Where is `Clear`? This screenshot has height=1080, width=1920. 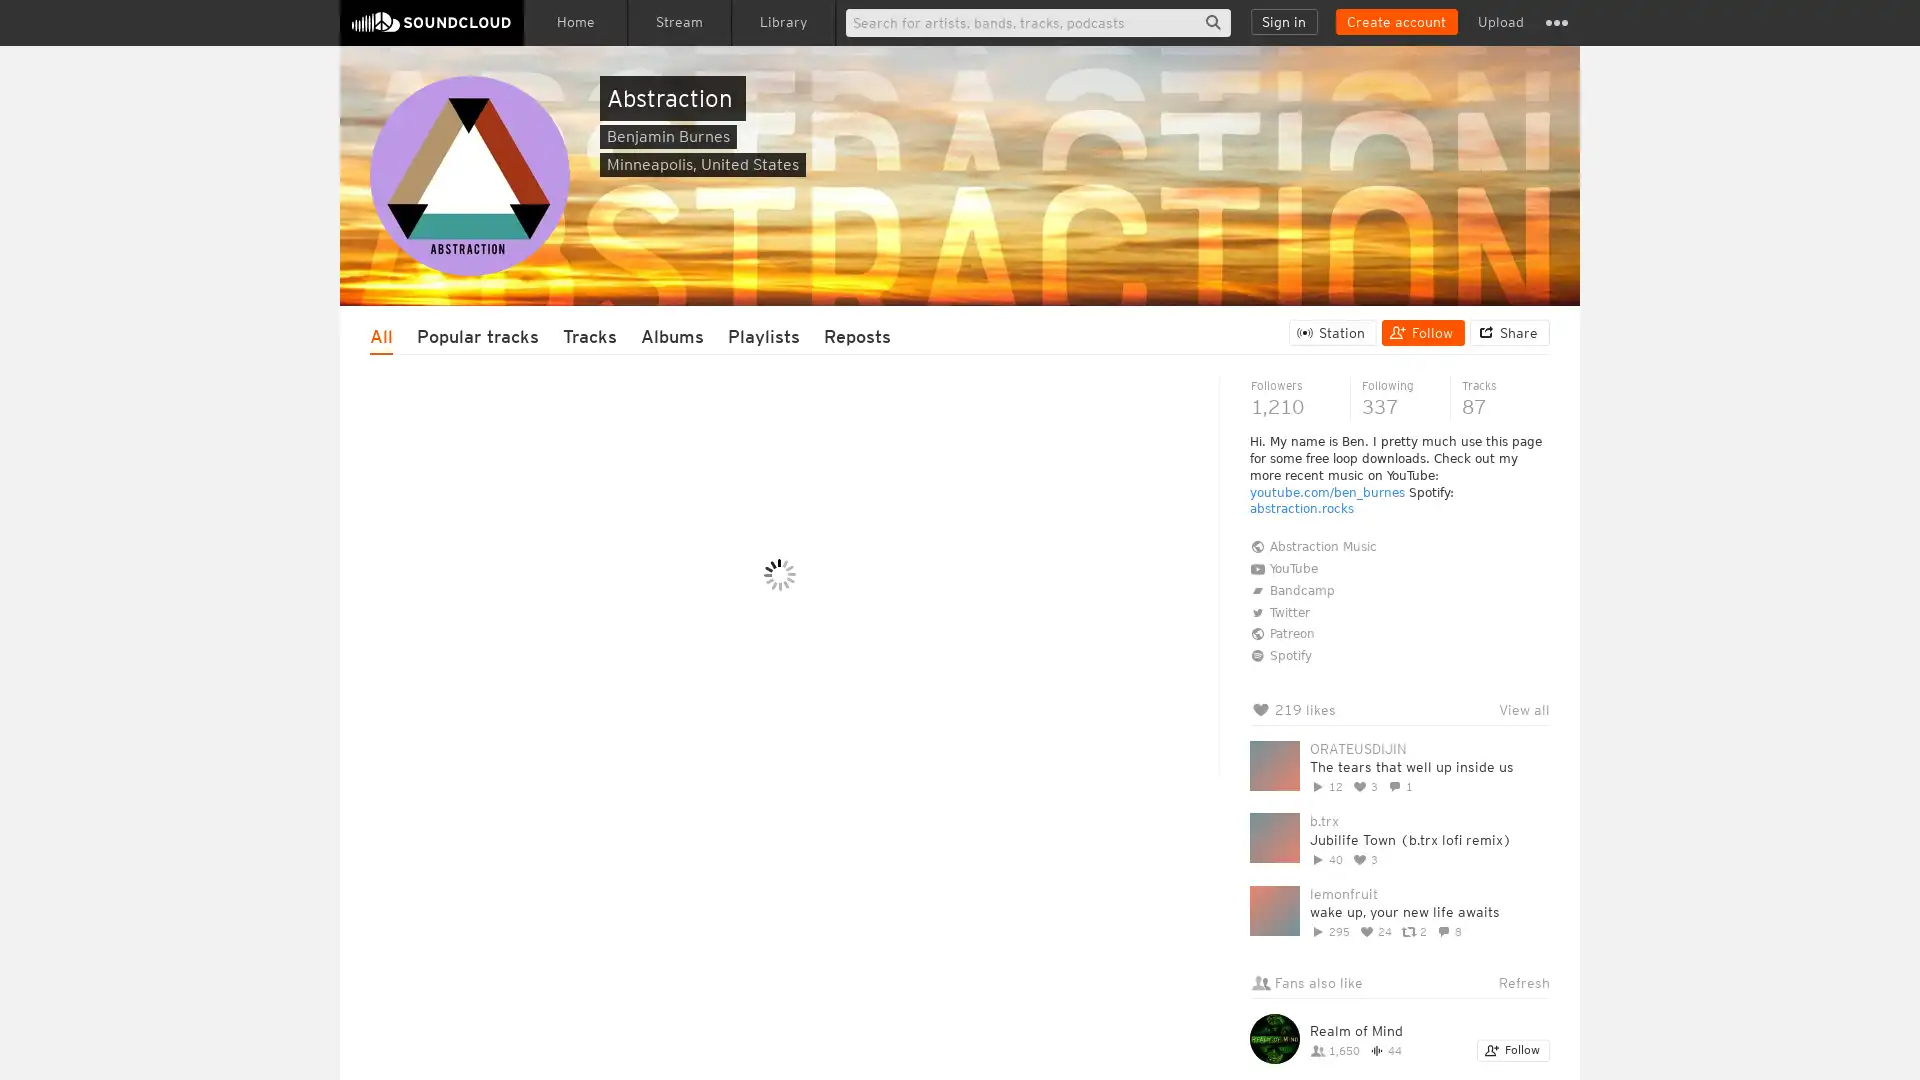
Clear is located at coordinates (1482, 546).